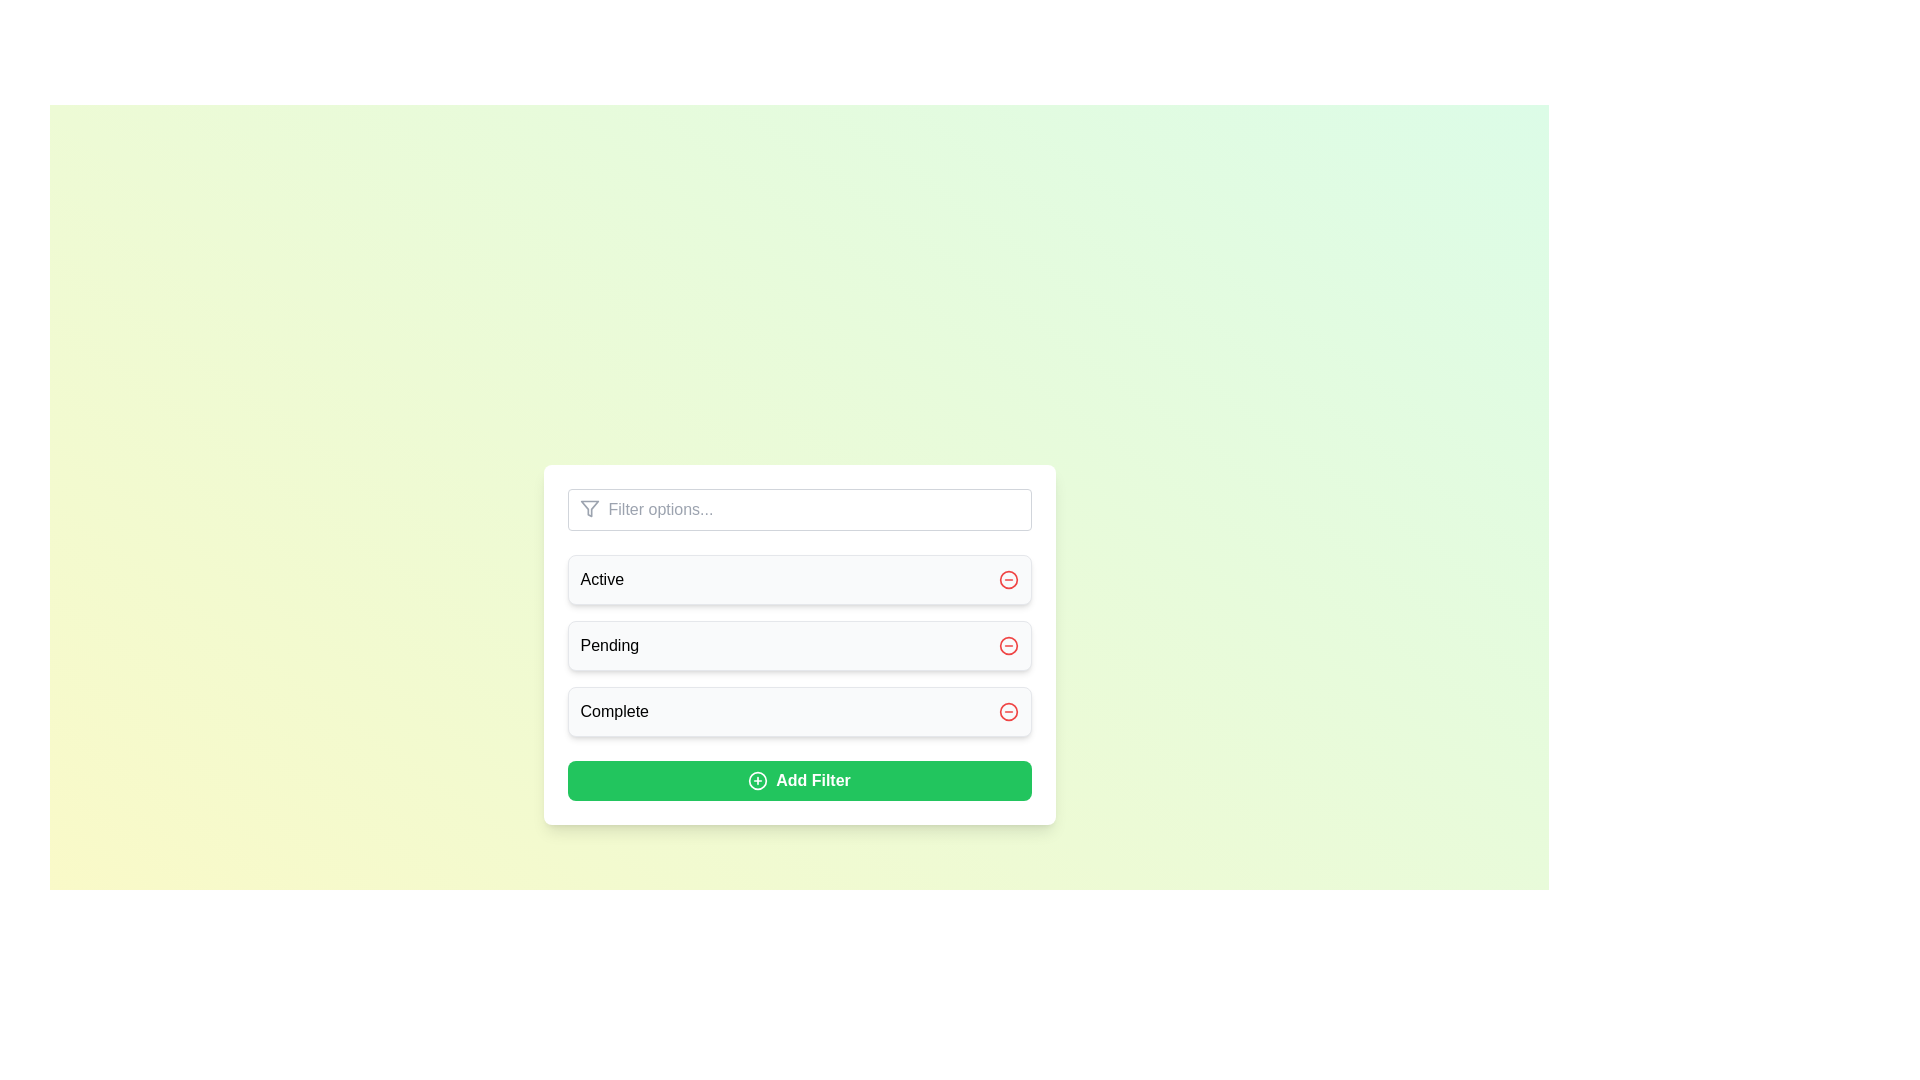 The width and height of the screenshot is (1920, 1080). I want to click on the second item in the list labeled 'Pending', so click(798, 644).